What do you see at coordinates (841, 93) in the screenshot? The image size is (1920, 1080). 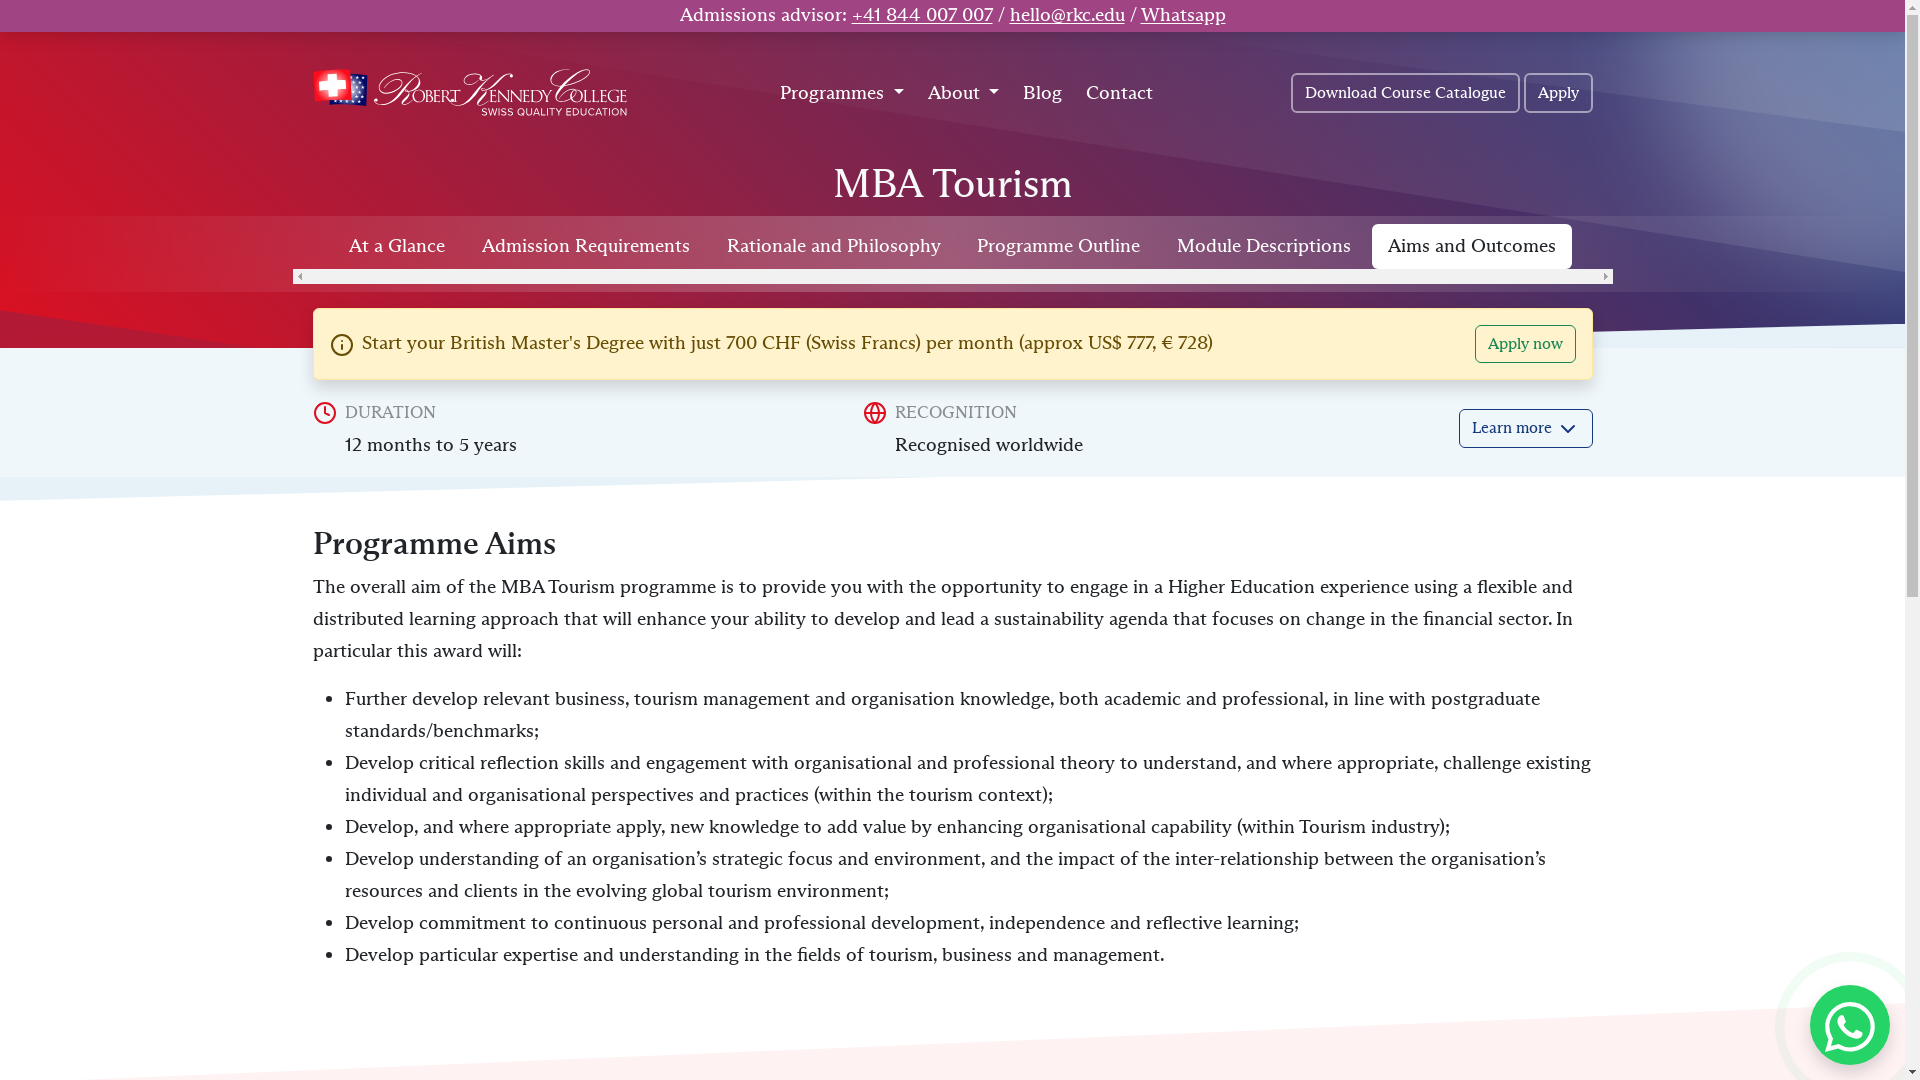 I see `'Programmes'` at bounding box center [841, 93].